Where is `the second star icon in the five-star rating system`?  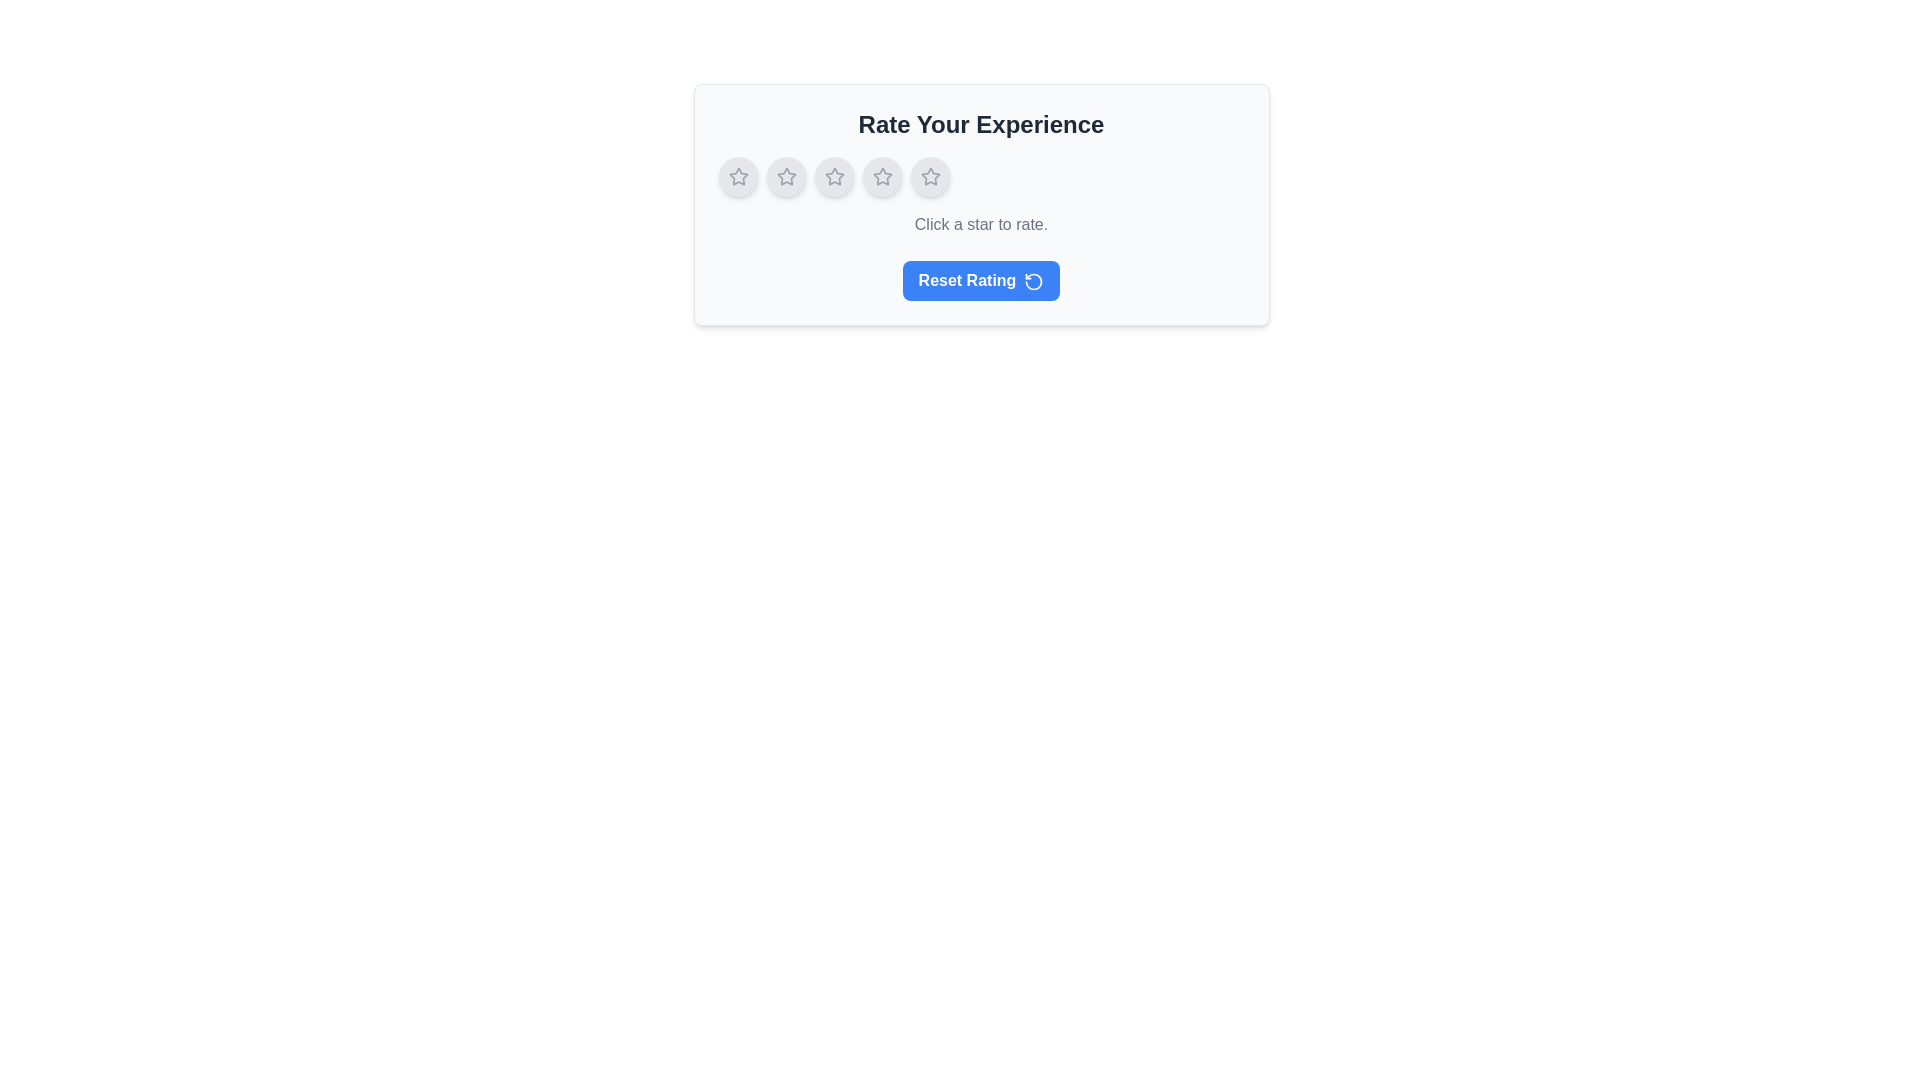
the second star icon in the five-star rating system is located at coordinates (785, 176).